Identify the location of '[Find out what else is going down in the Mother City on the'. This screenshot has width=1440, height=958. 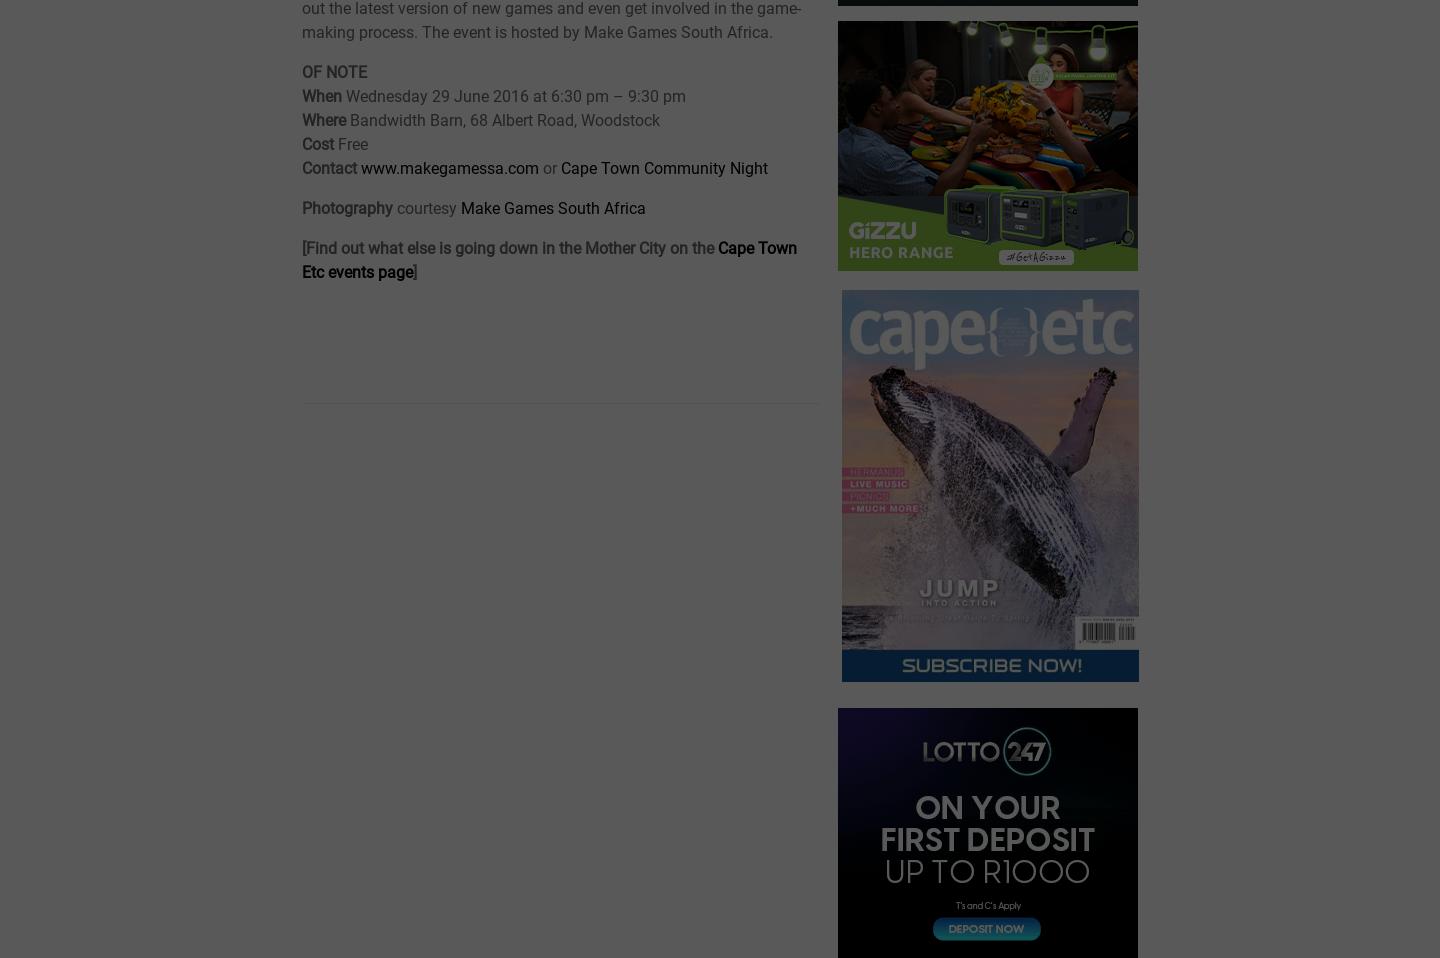
(509, 247).